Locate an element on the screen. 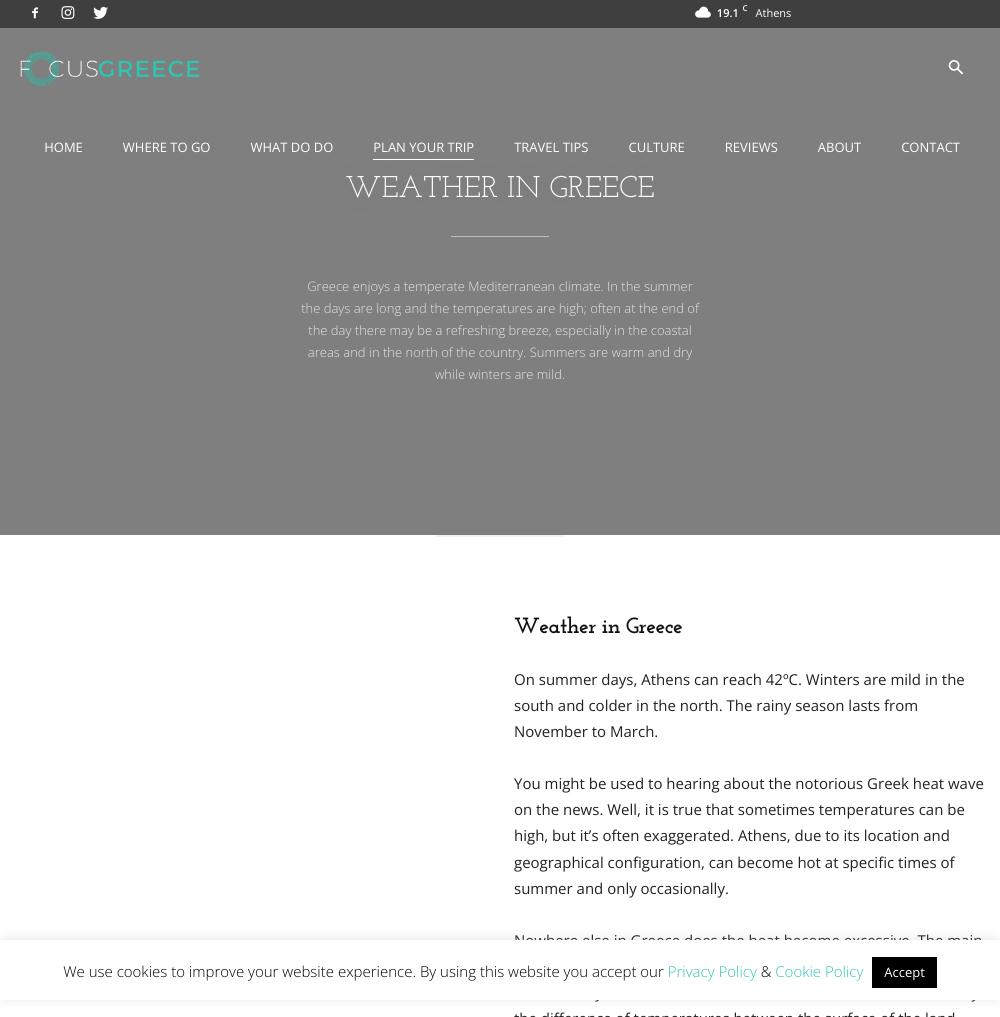  'Privacy Policy' is located at coordinates (710, 972).